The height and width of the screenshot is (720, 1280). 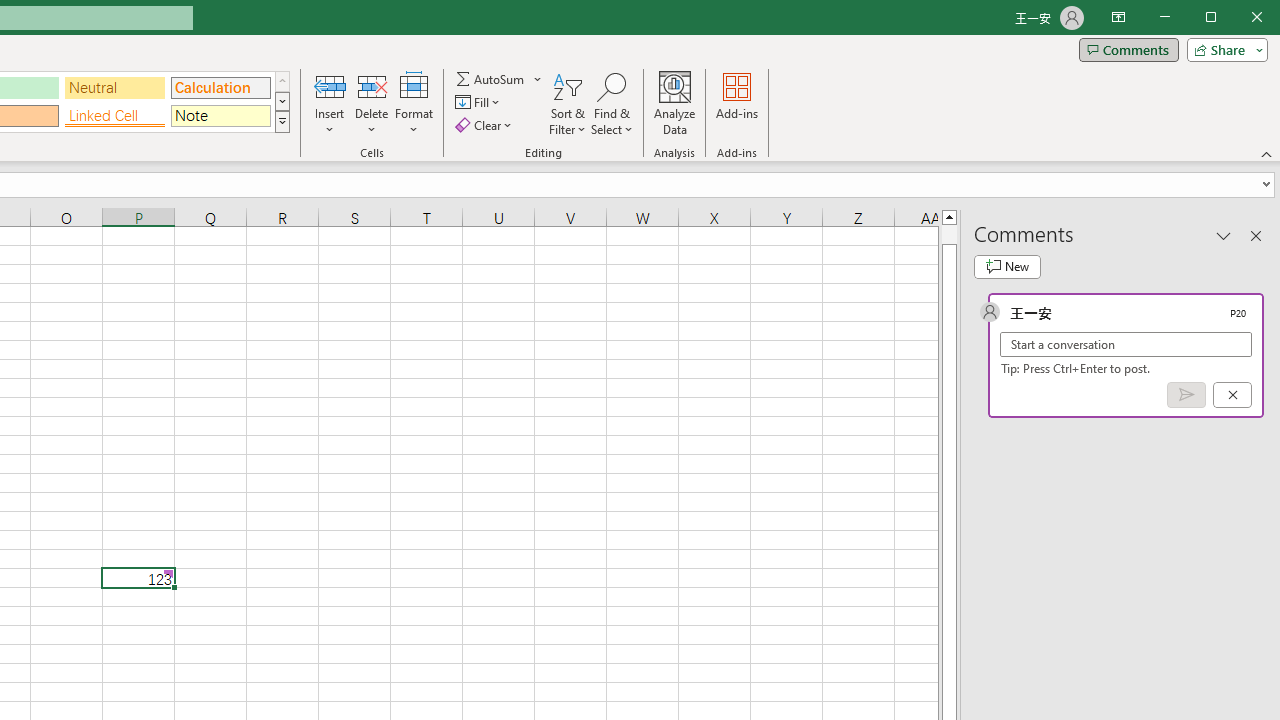 I want to click on 'Close pane', so click(x=1255, y=234).